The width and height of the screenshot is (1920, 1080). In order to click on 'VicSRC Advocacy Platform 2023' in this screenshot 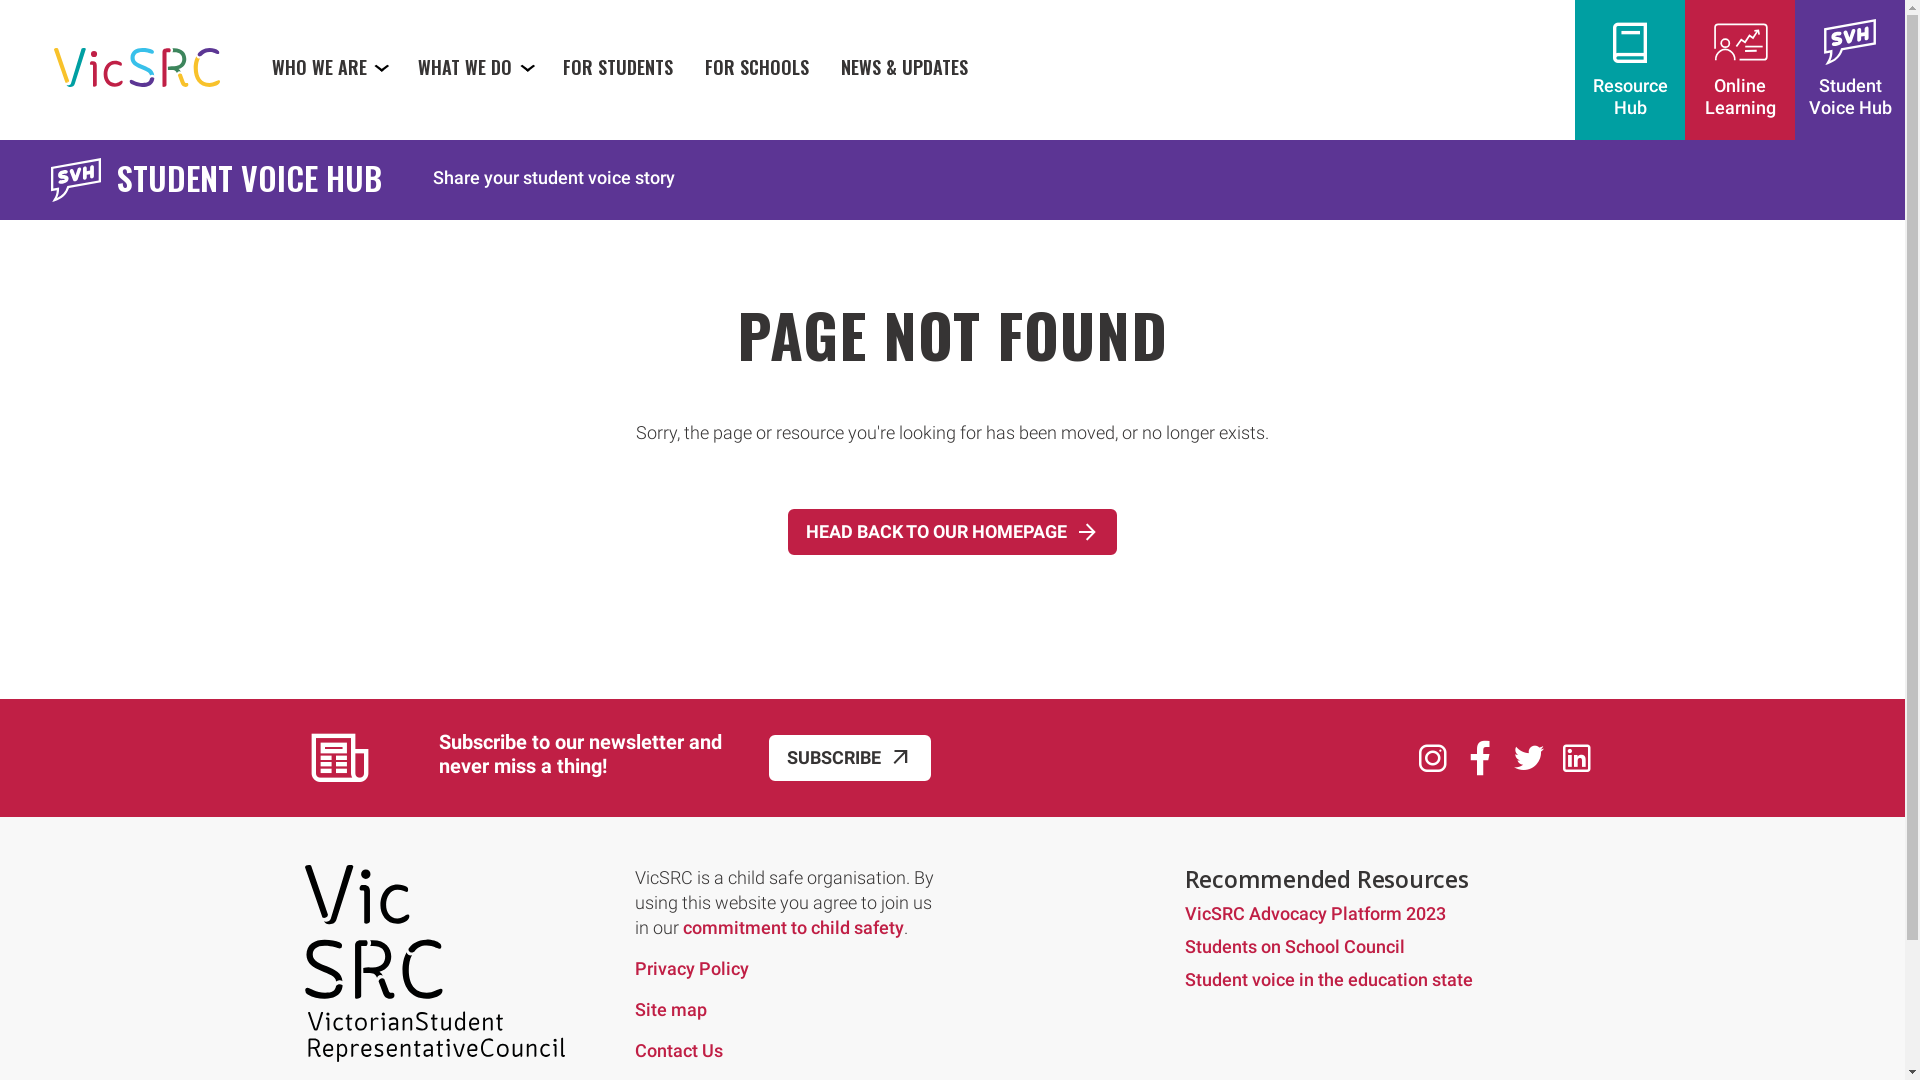, I will do `click(1314, 913)`.